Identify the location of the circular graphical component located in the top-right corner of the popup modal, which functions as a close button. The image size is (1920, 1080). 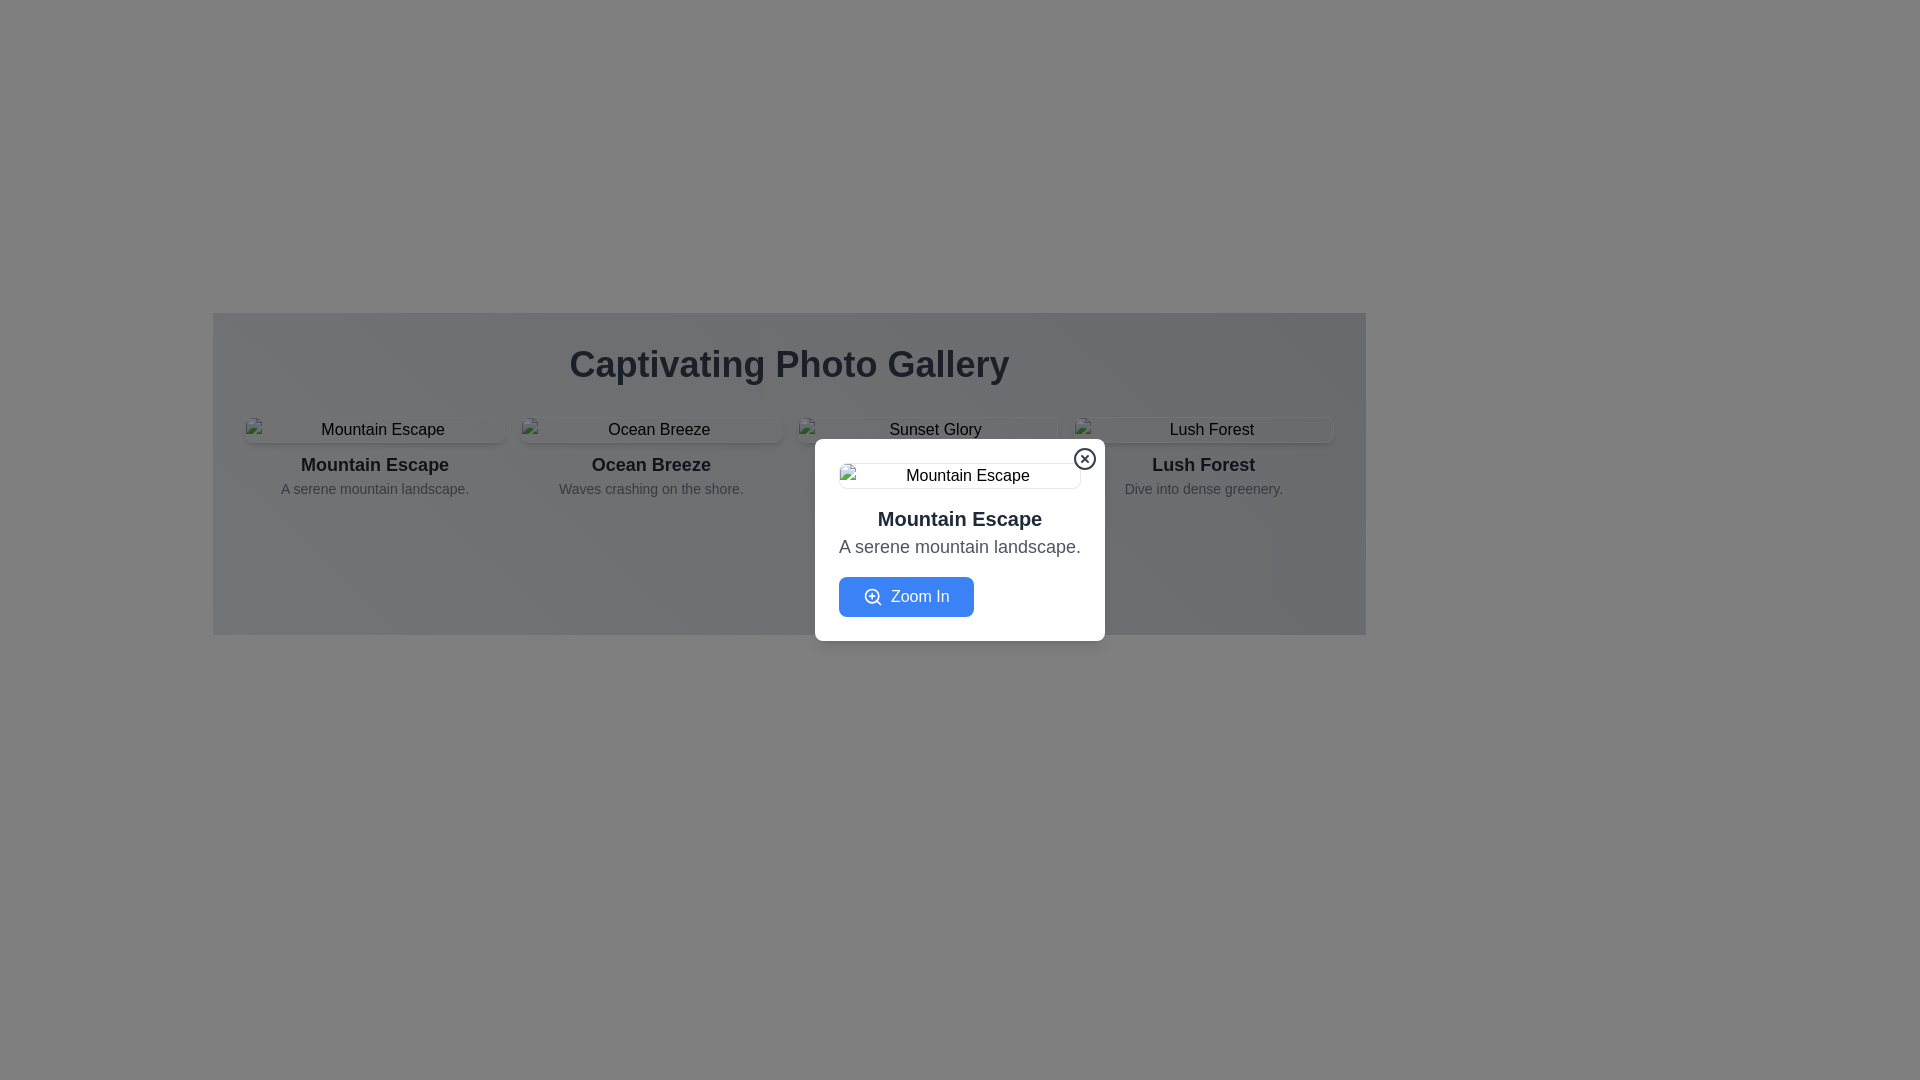
(1083, 459).